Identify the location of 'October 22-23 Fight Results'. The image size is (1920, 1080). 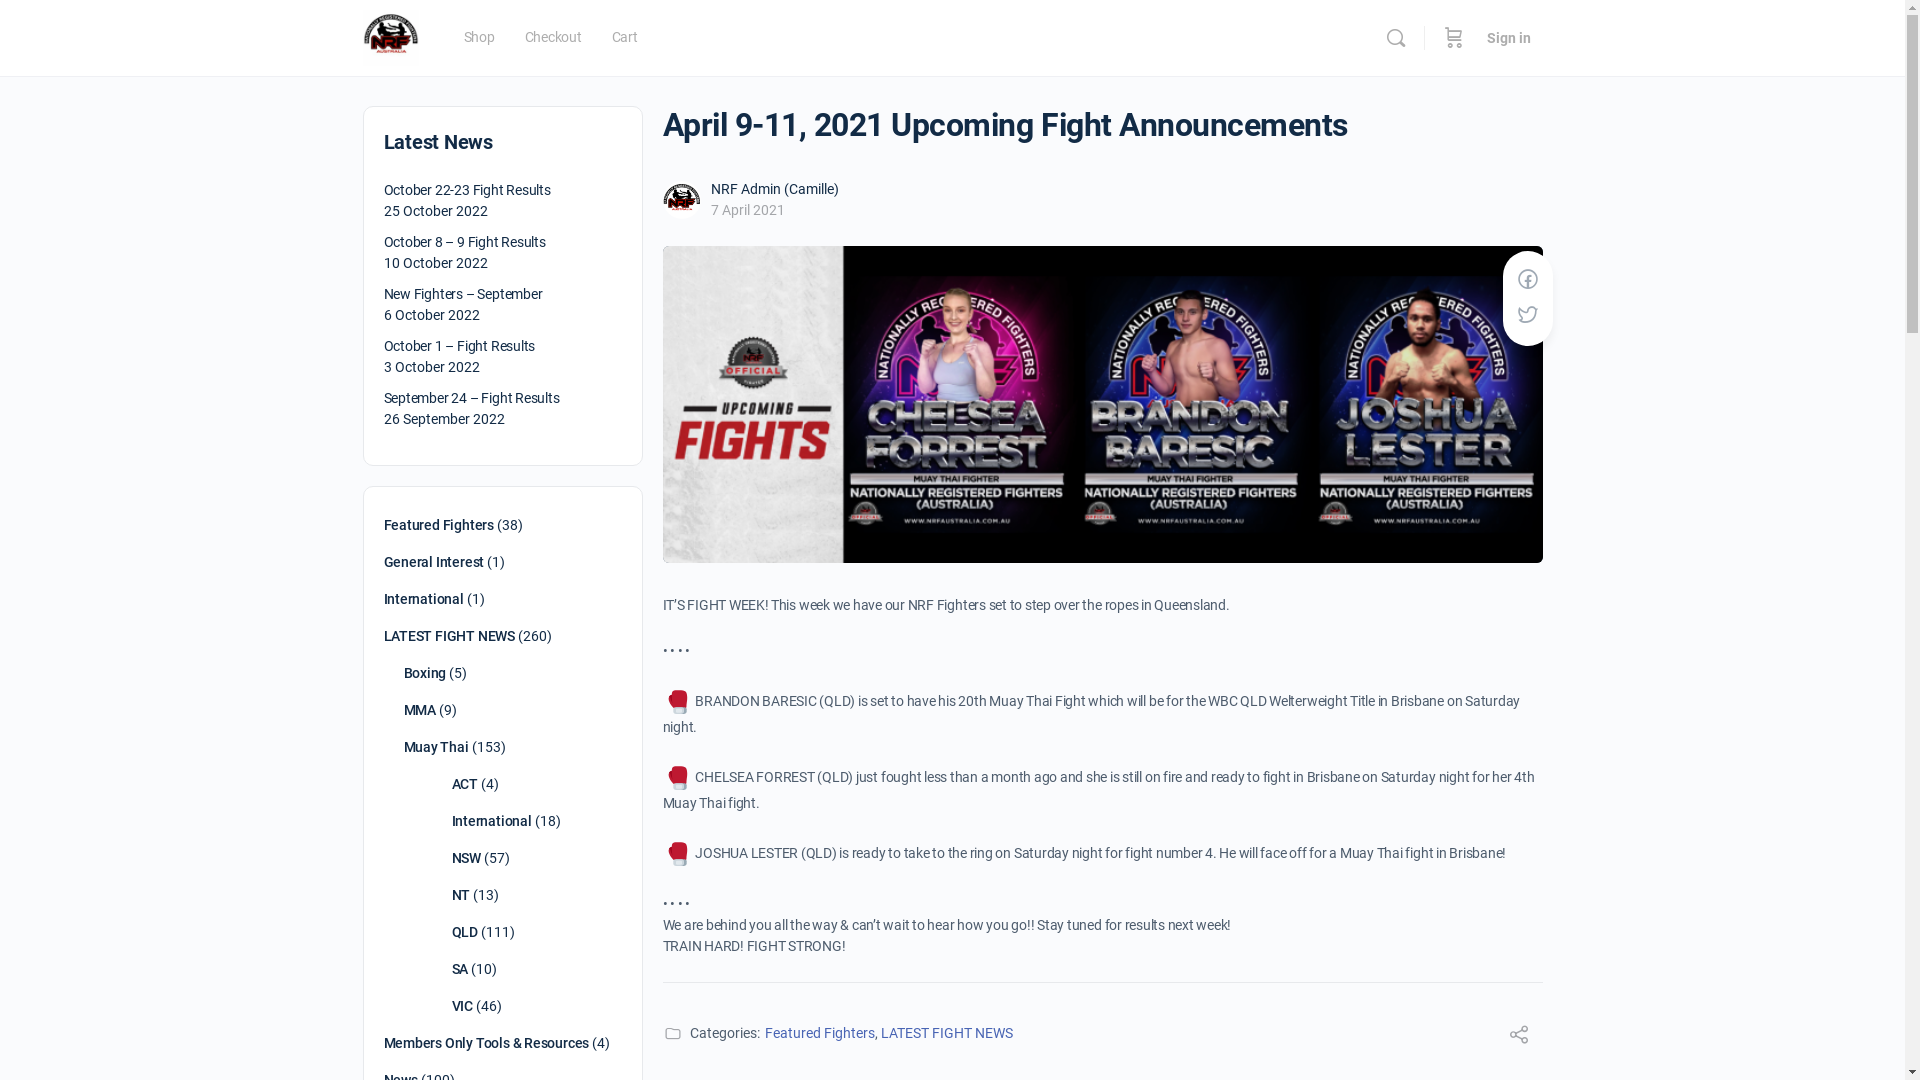
(466, 189).